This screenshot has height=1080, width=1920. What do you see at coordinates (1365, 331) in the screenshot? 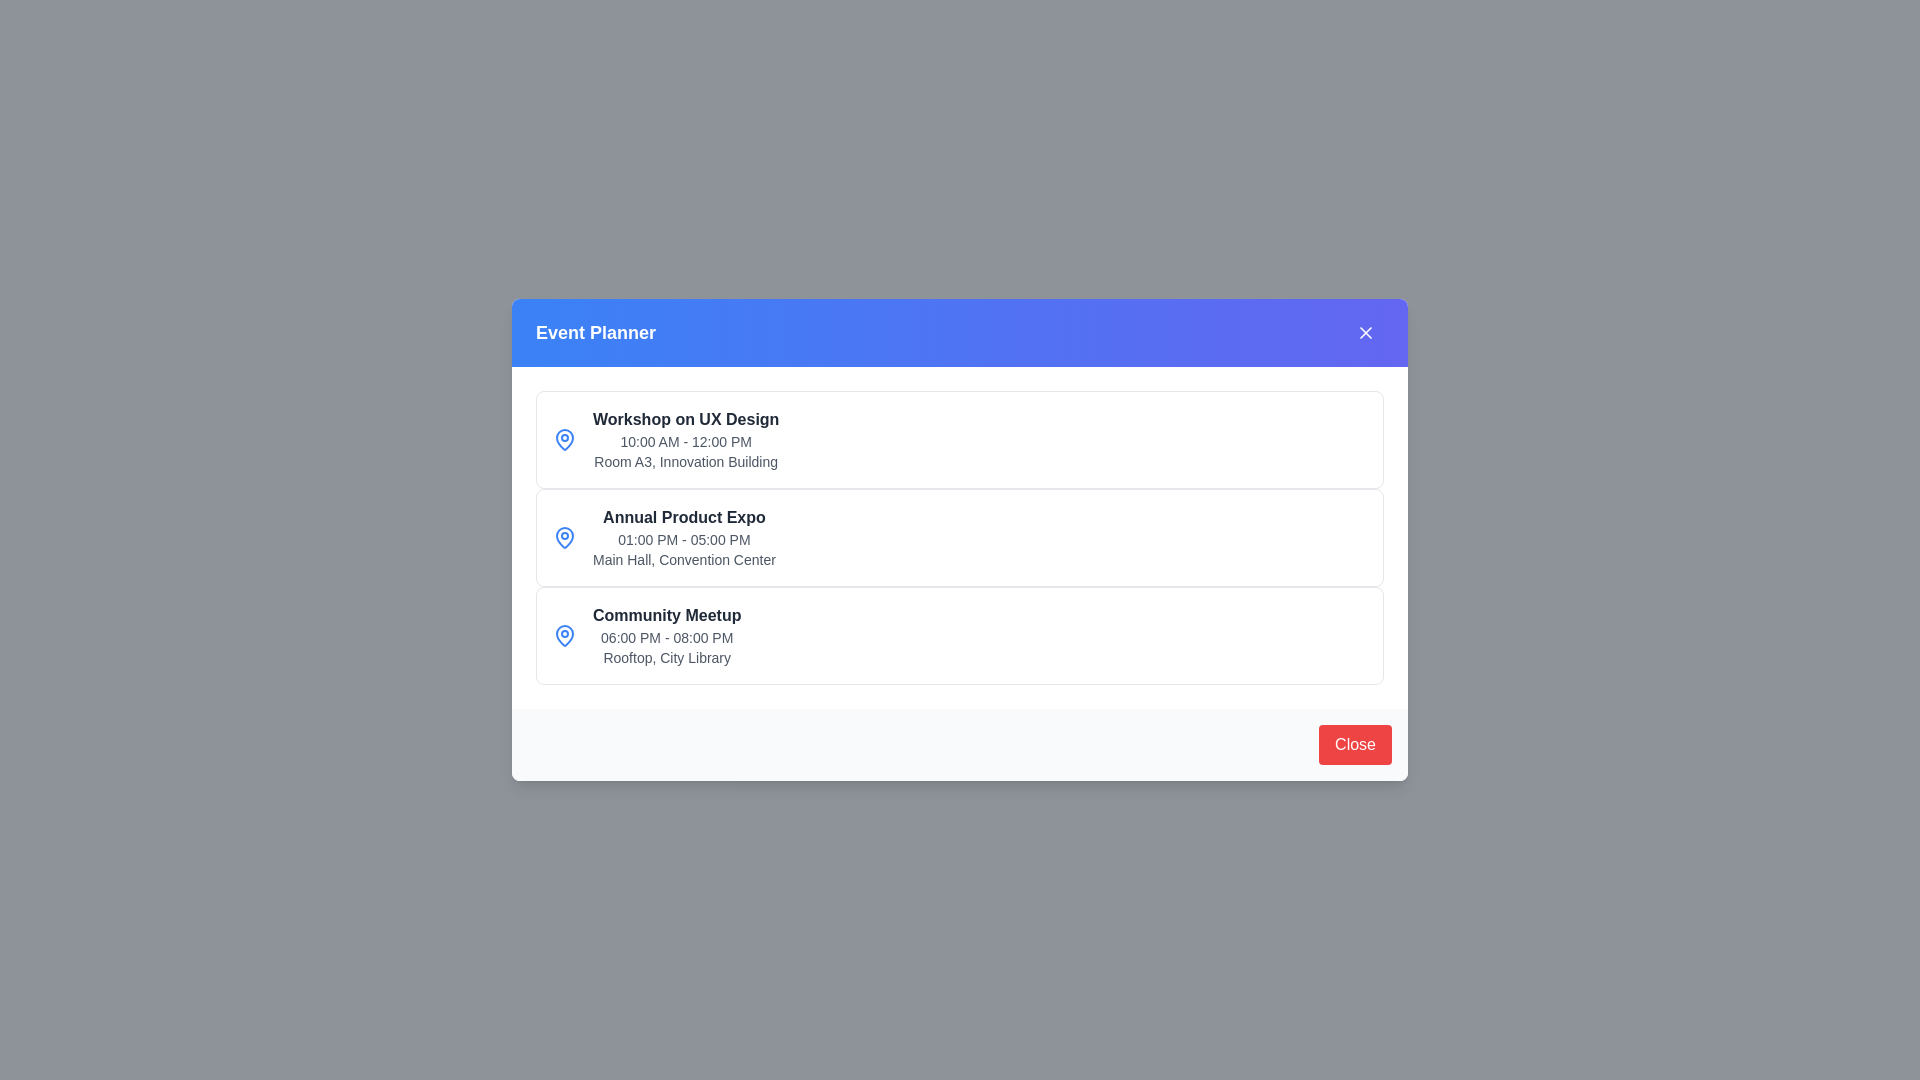
I see `the close button in the header to dismiss the dialog` at bounding box center [1365, 331].